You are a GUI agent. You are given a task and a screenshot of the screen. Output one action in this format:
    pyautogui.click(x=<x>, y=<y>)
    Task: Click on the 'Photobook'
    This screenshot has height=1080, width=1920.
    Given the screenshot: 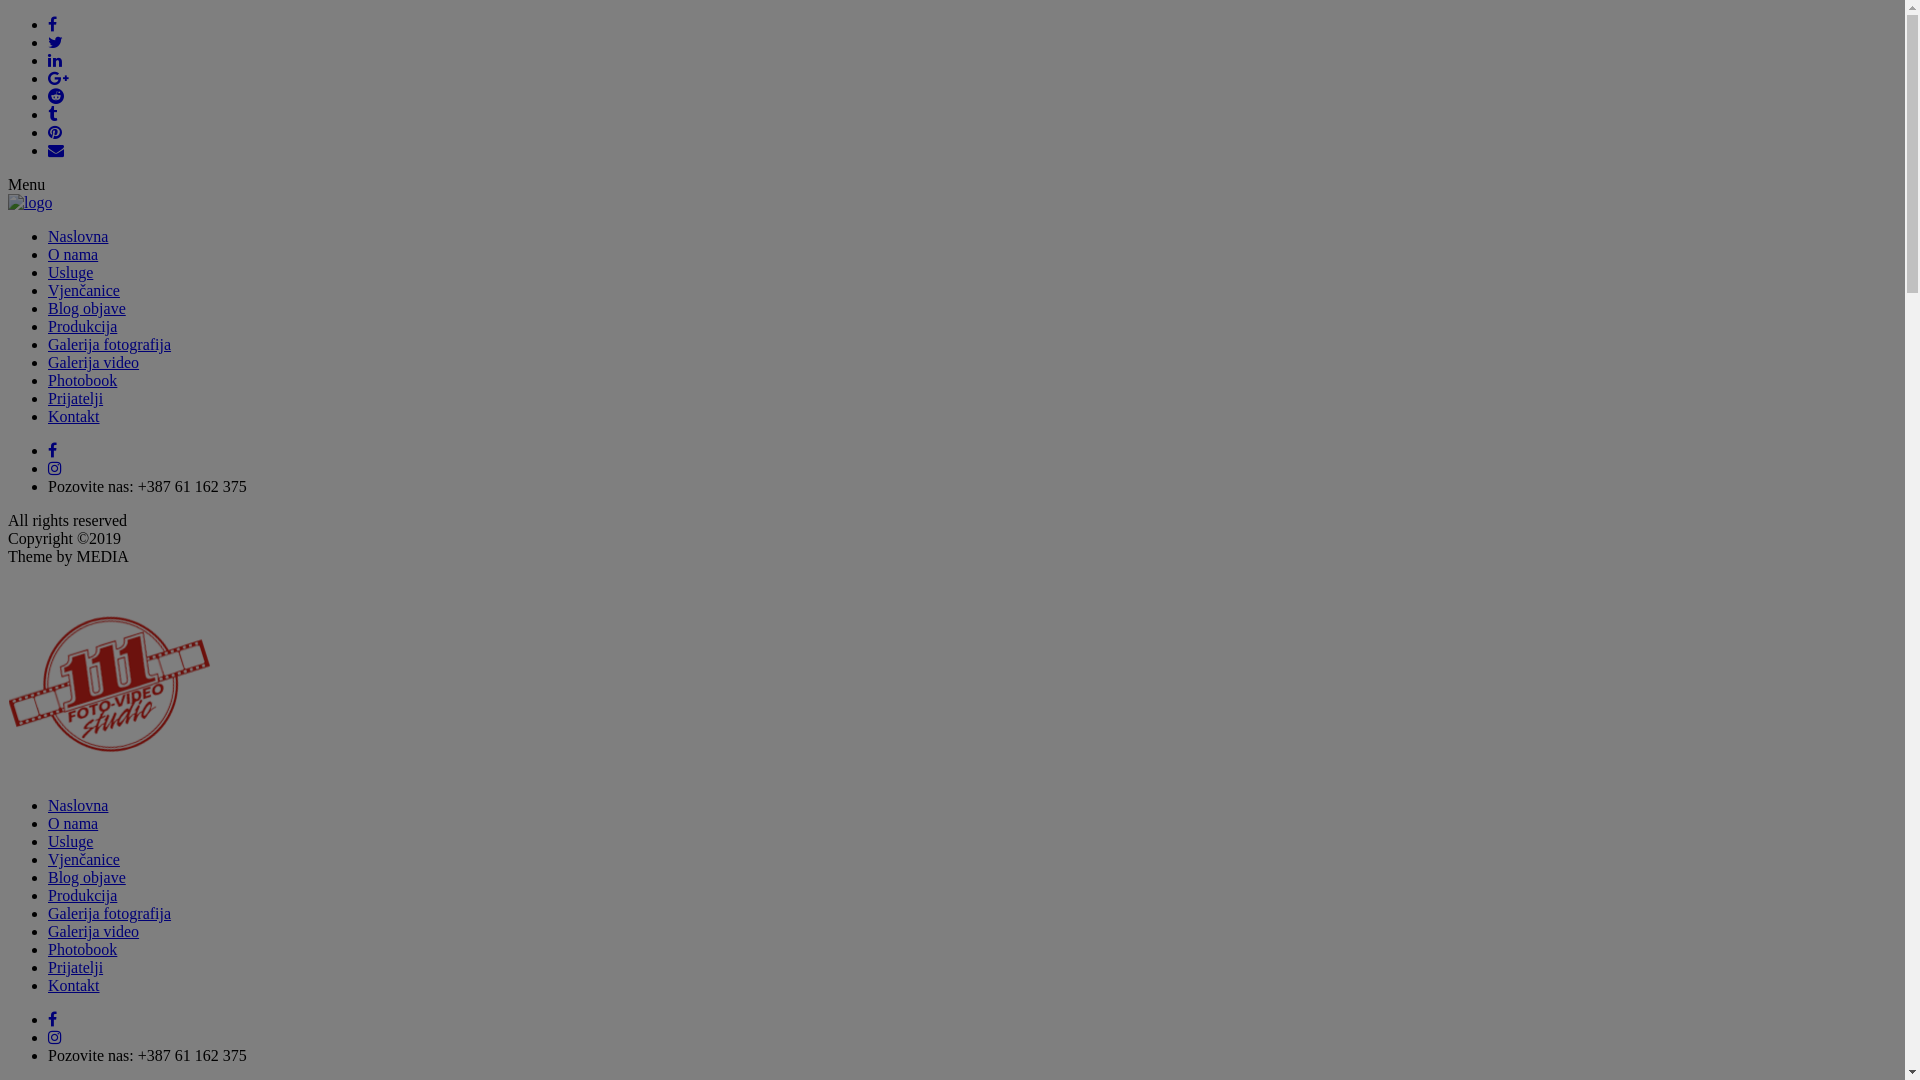 What is the action you would take?
    pyautogui.click(x=81, y=380)
    